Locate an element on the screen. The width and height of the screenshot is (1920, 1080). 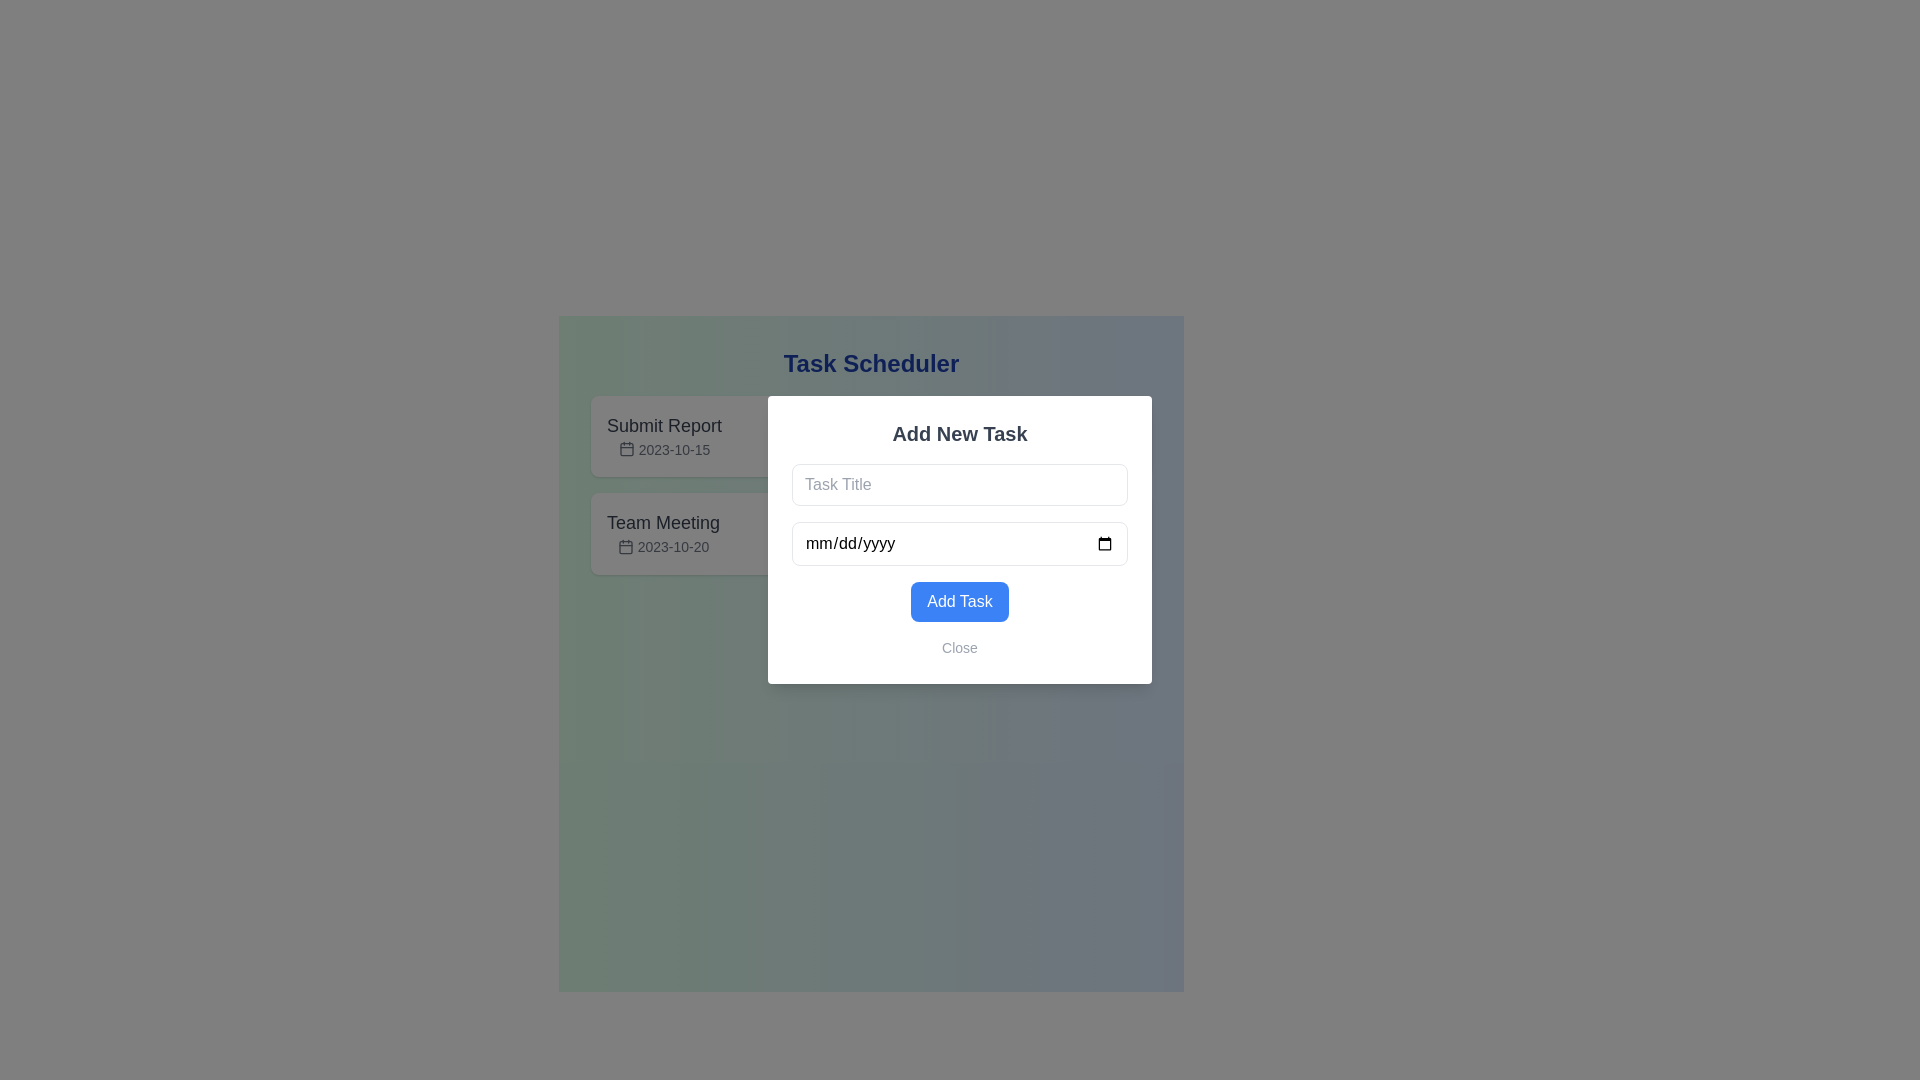
the blue 'Add Task' button at the bottom of the modal is located at coordinates (960, 600).